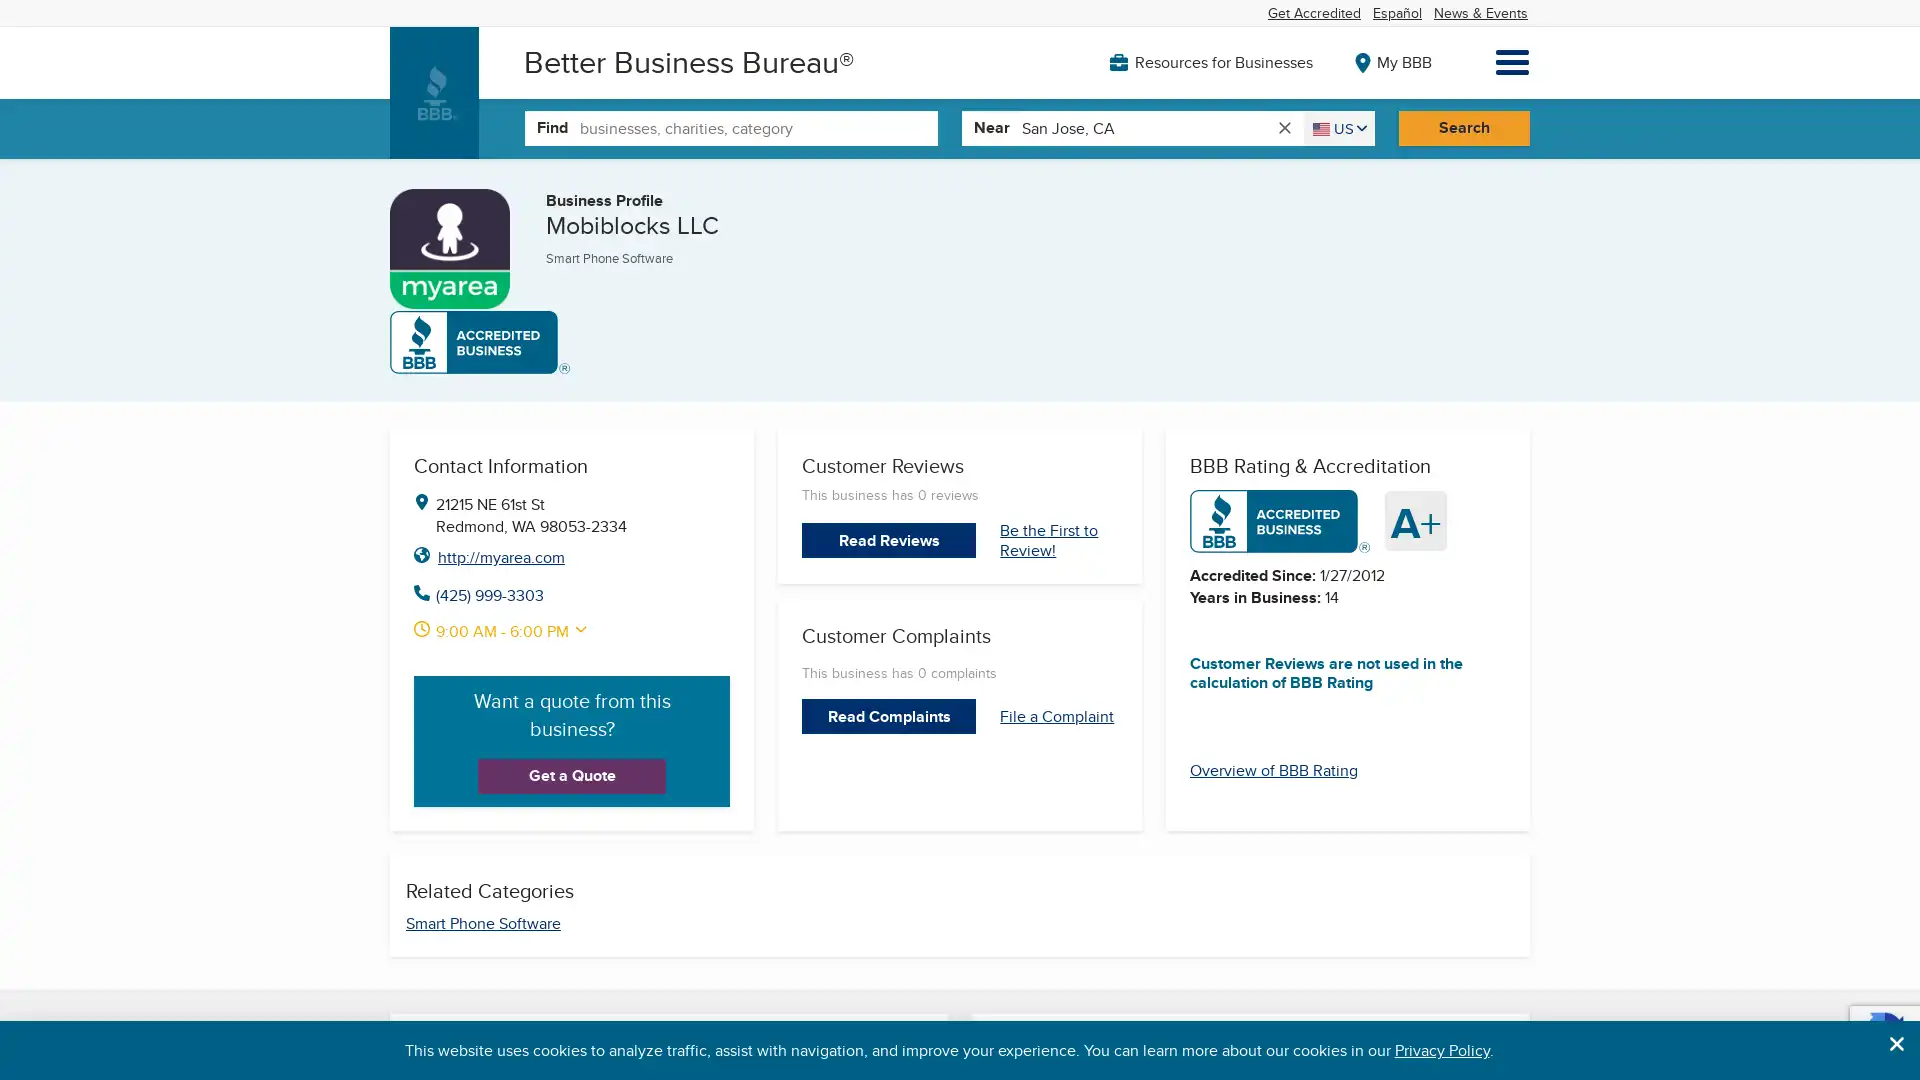 Image resolution: width=1920 pixels, height=1080 pixels. Describe the element at coordinates (1512, 61) in the screenshot. I see `Menu` at that location.